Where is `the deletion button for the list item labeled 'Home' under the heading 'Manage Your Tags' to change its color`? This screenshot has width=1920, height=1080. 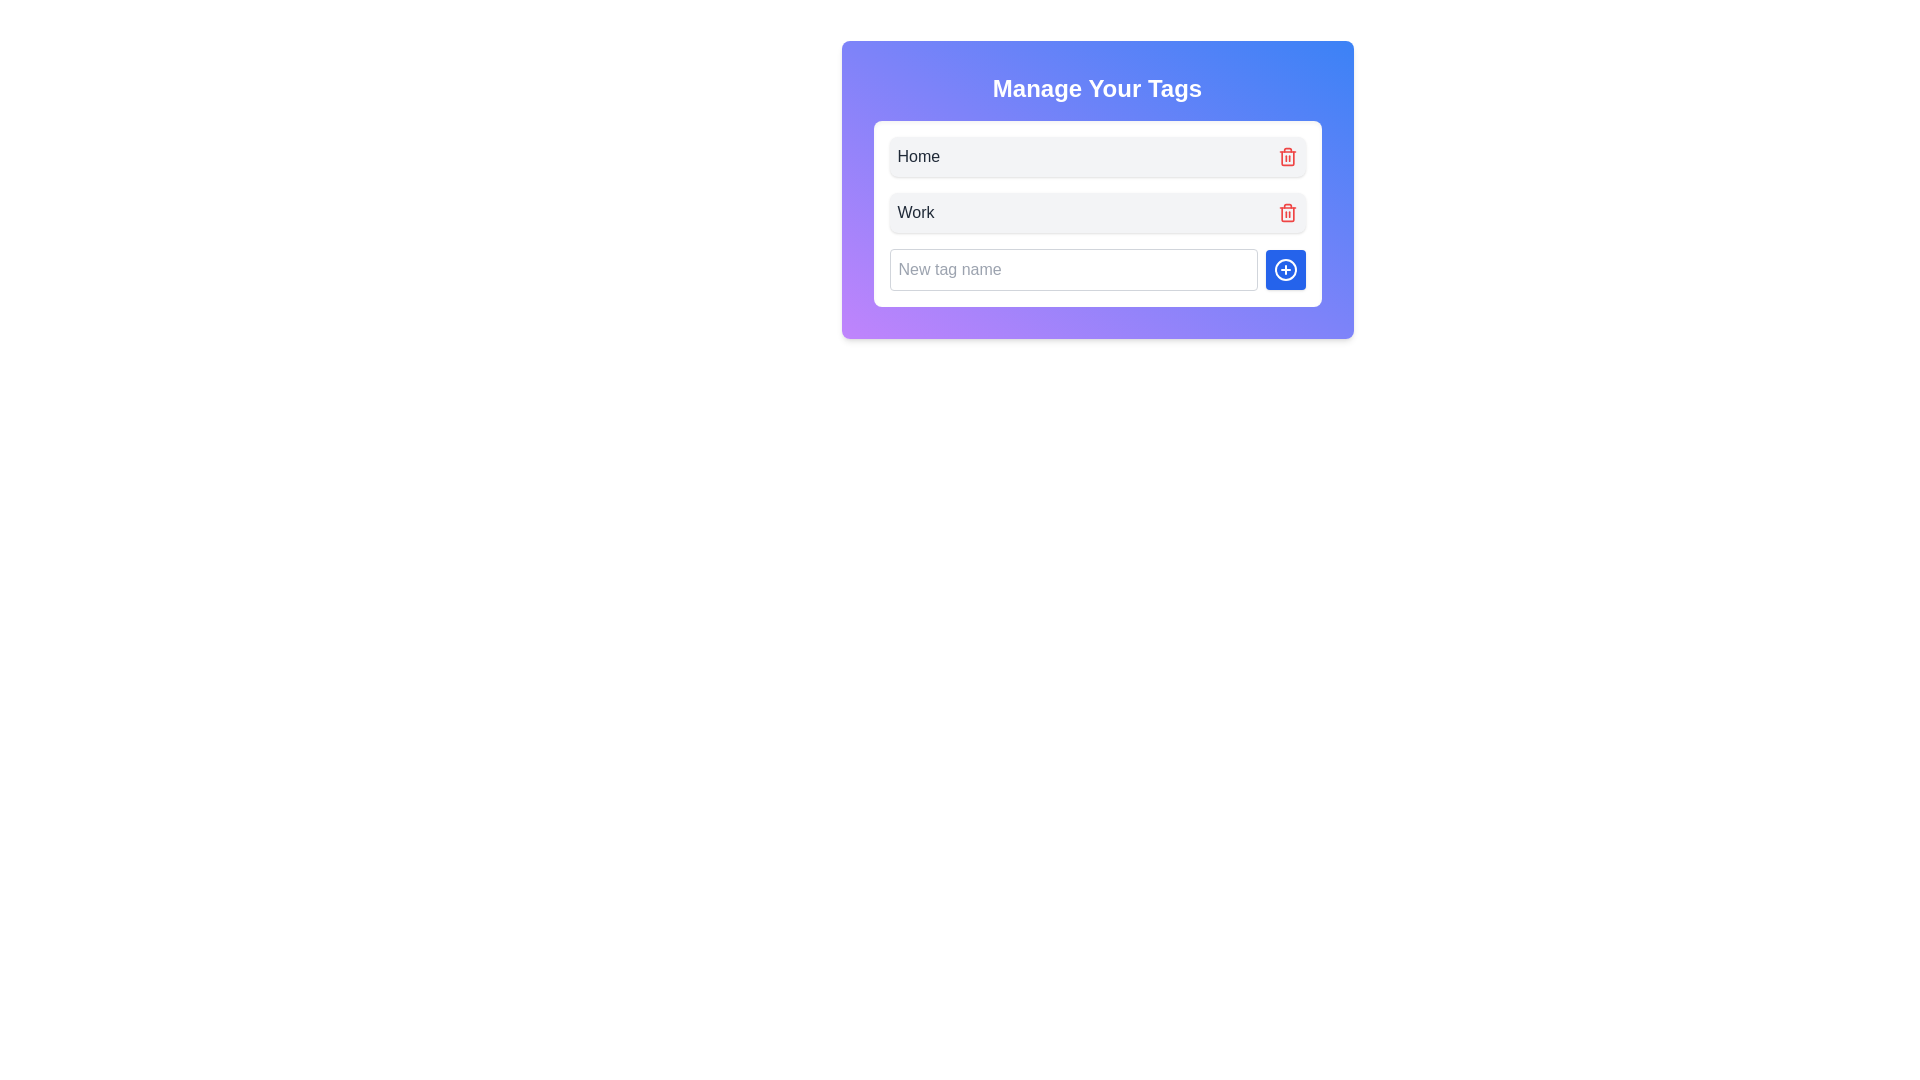 the deletion button for the list item labeled 'Home' under the heading 'Manage Your Tags' to change its color is located at coordinates (1287, 156).